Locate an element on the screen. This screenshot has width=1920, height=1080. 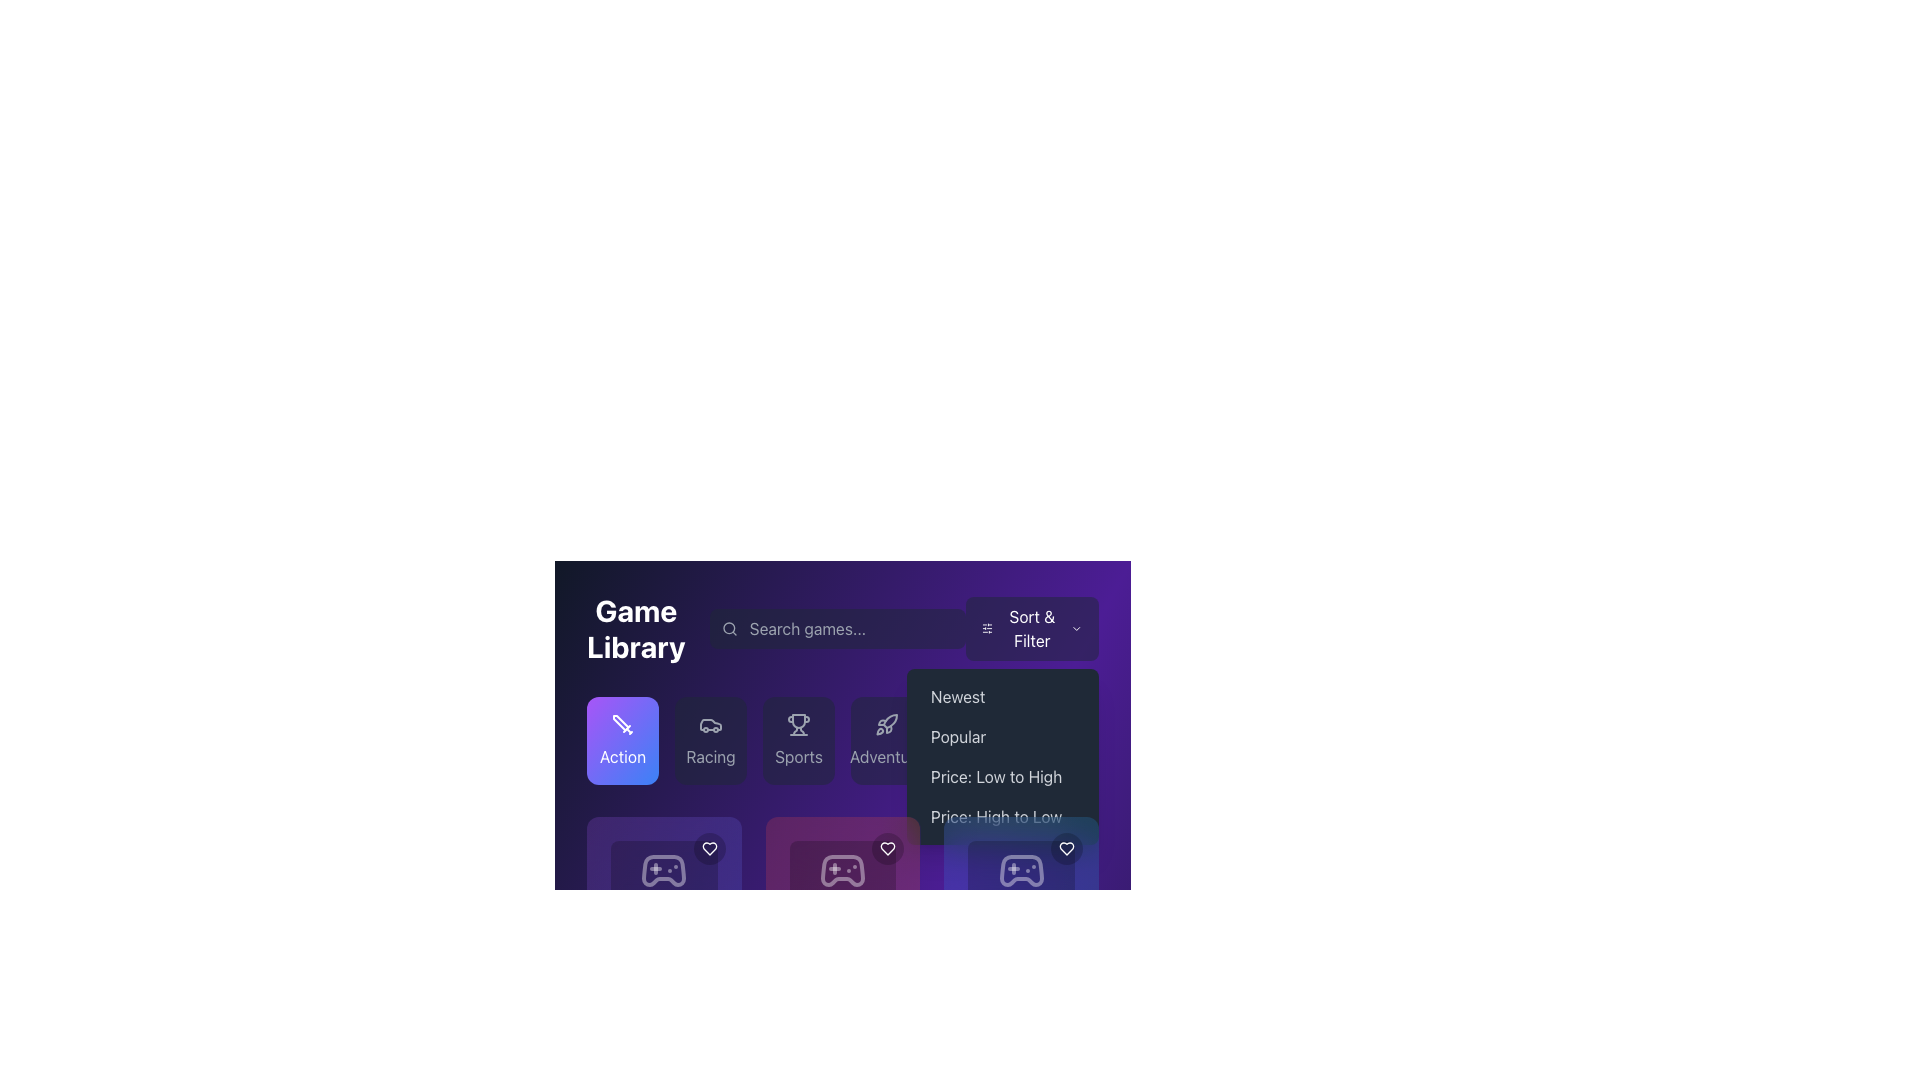
the heart icon located at the bottom-right section of the purple card representing a game in the library is located at coordinates (709, 848).